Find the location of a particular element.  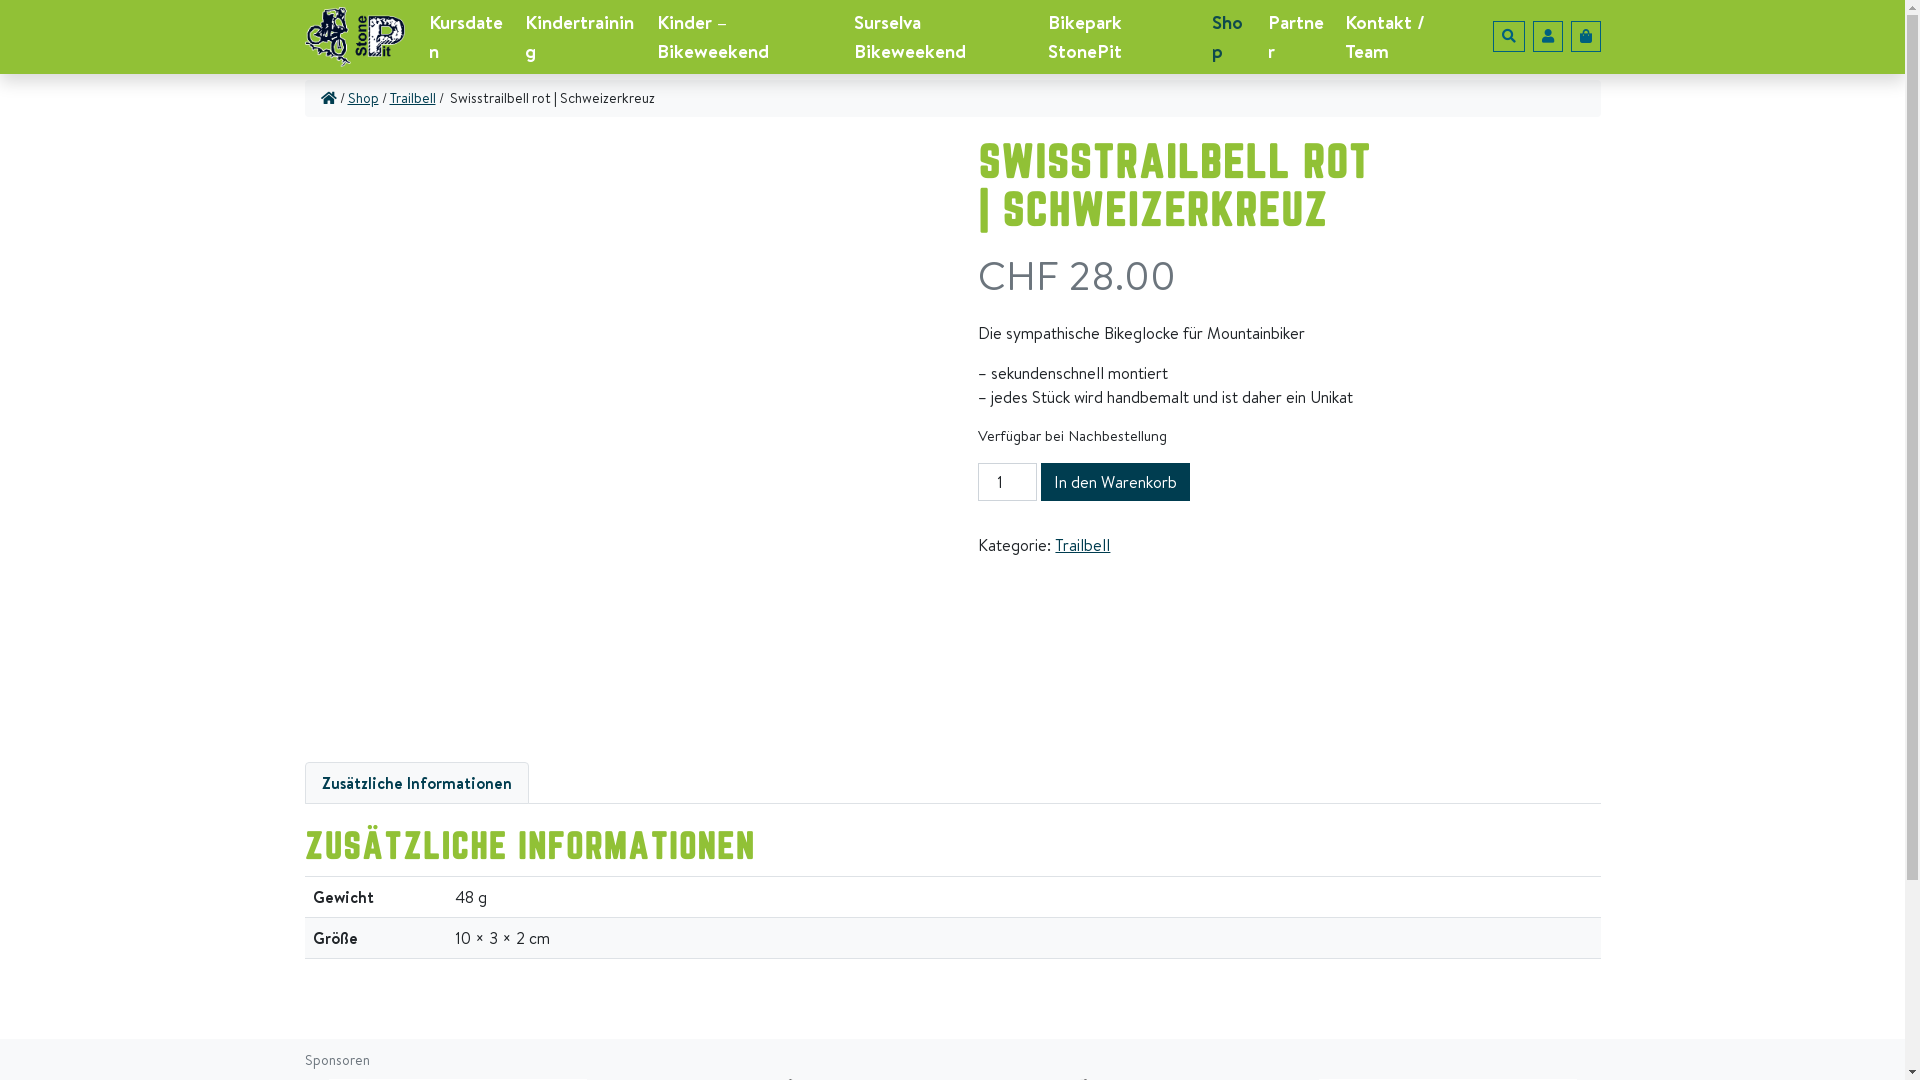

'Shop' is located at coordinates (363, 98).